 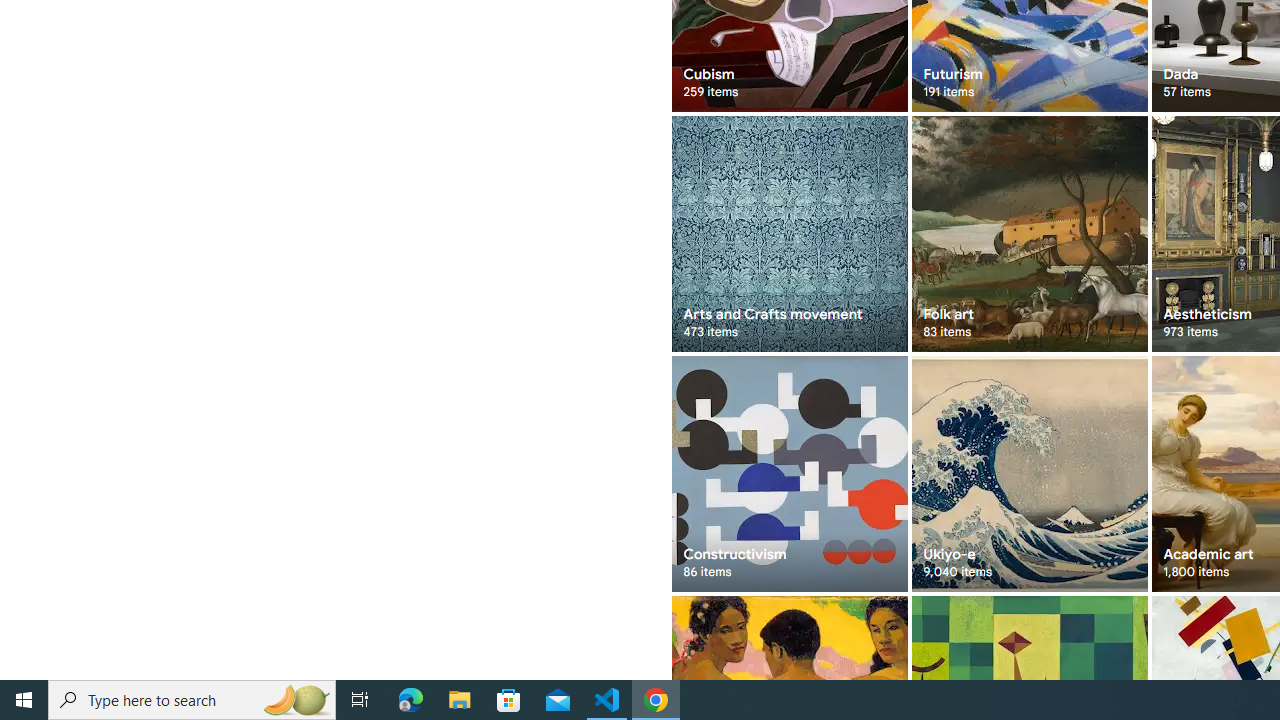 What do you see at coordinates (1029, 233) in the screenshot?
I see `'Folk art 83 items'` at bounding box center [1029, 233].